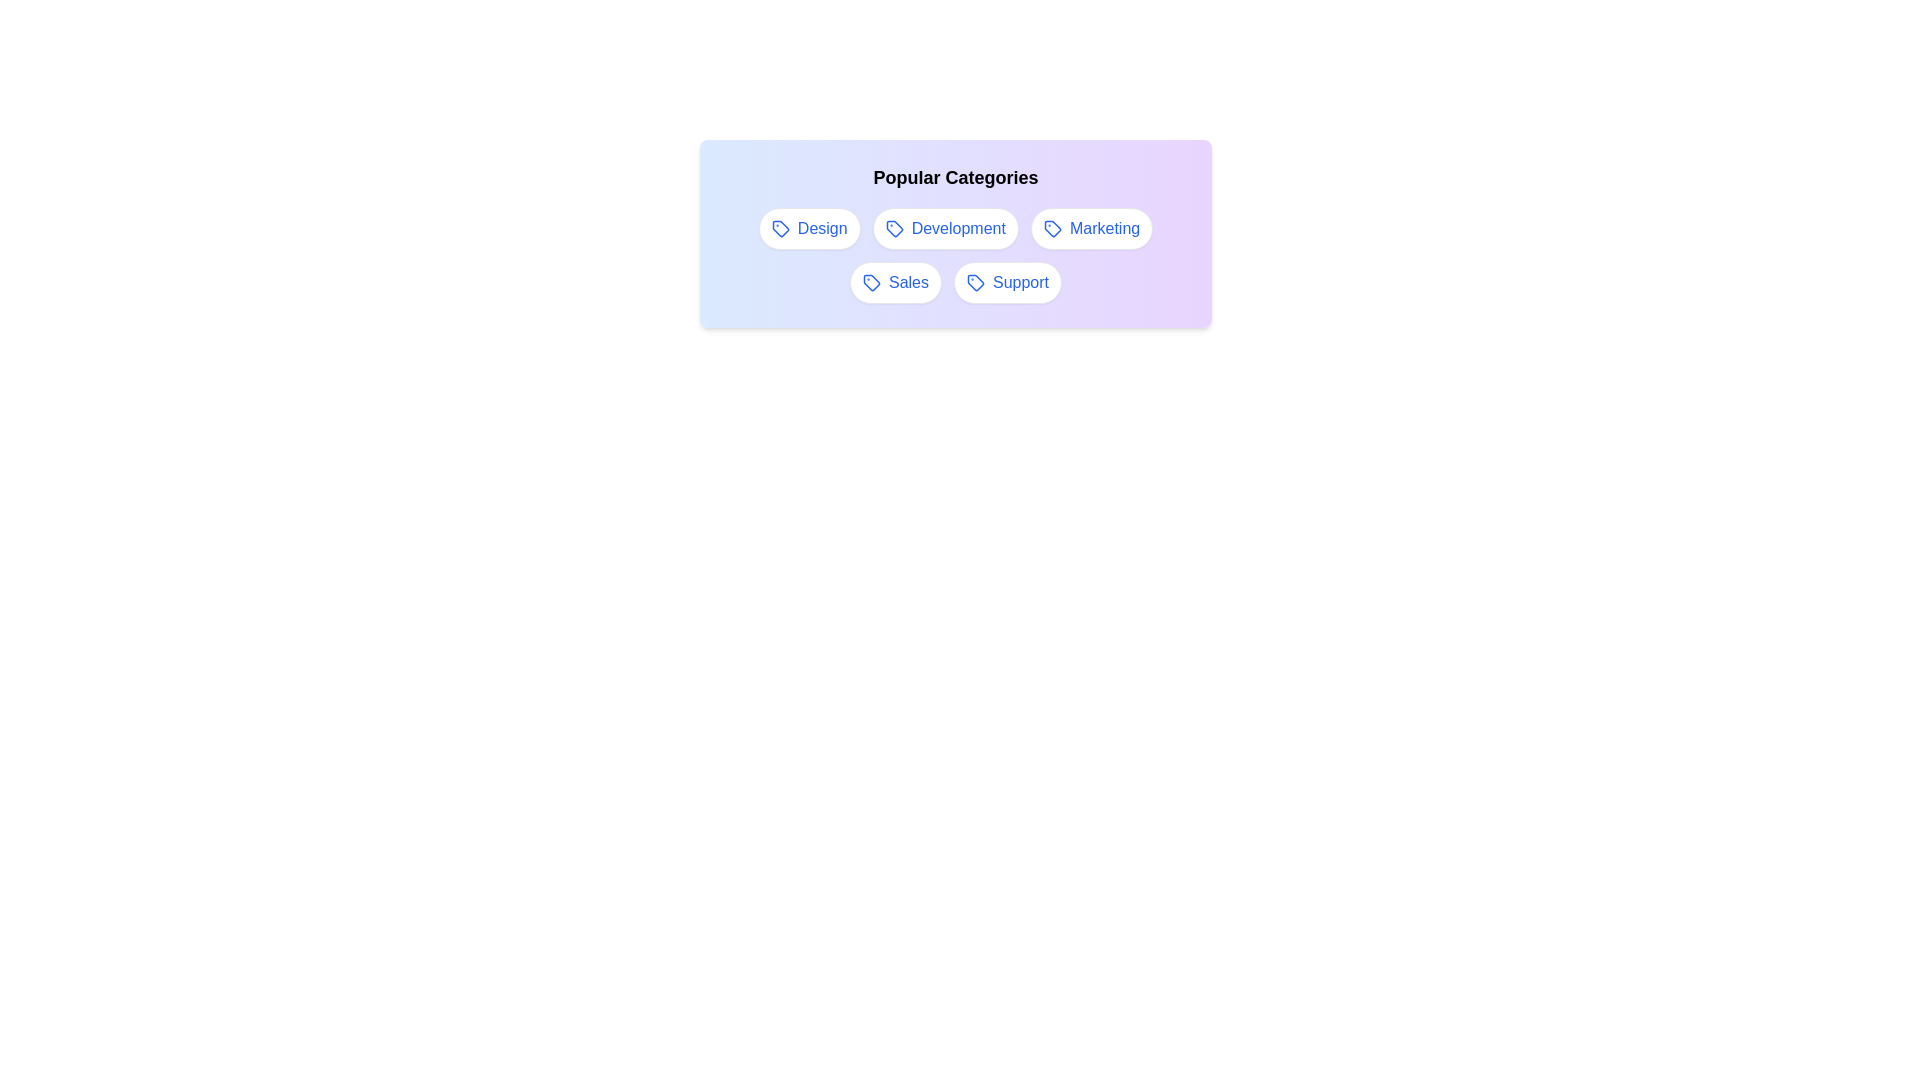 Image resolution: width=1920 pixels, height=1080 pixels. What do you see at coordinates (809, 227) in the screenshot?
I see `the tag labeled Design` at bounding box center [809, 227].